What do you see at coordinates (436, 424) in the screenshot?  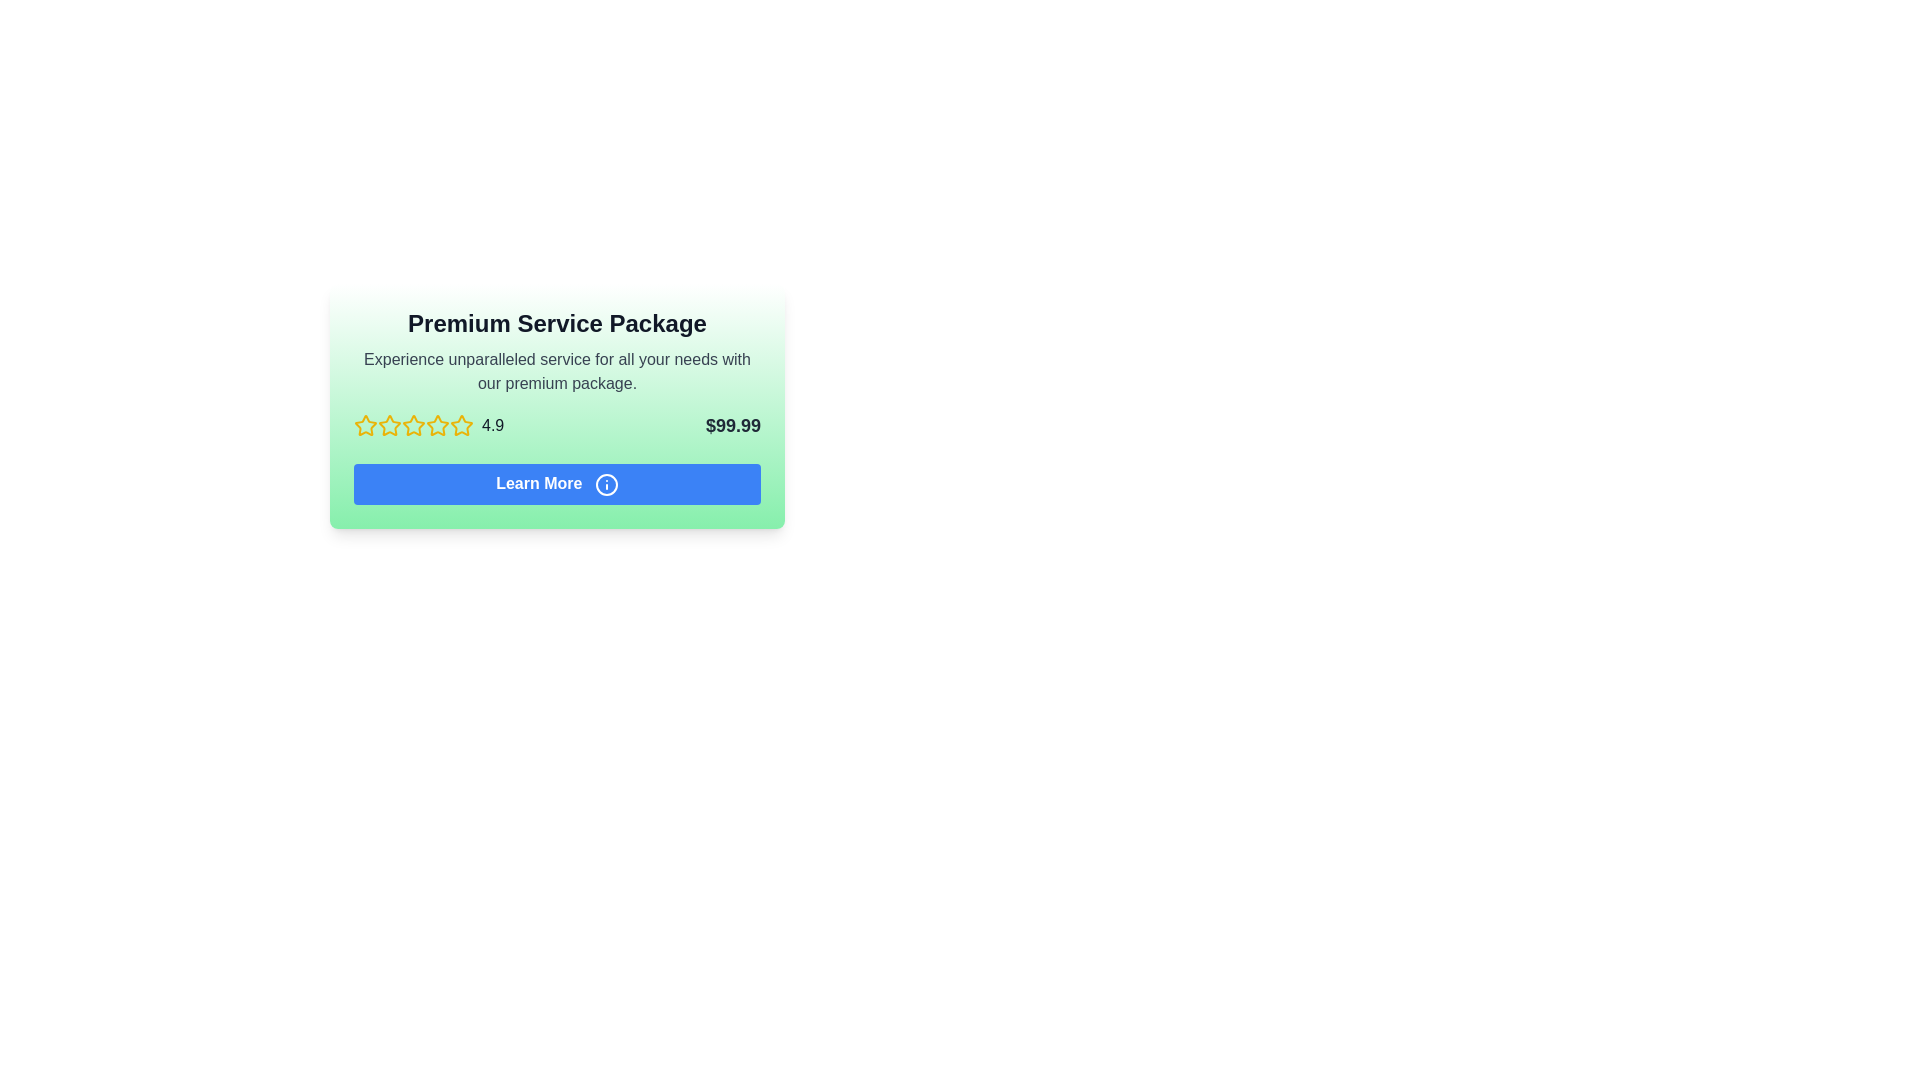 I see `the sixth star icon in the rating component beneath the 'Premium Service Package' header` at bounding box center [436, 424].